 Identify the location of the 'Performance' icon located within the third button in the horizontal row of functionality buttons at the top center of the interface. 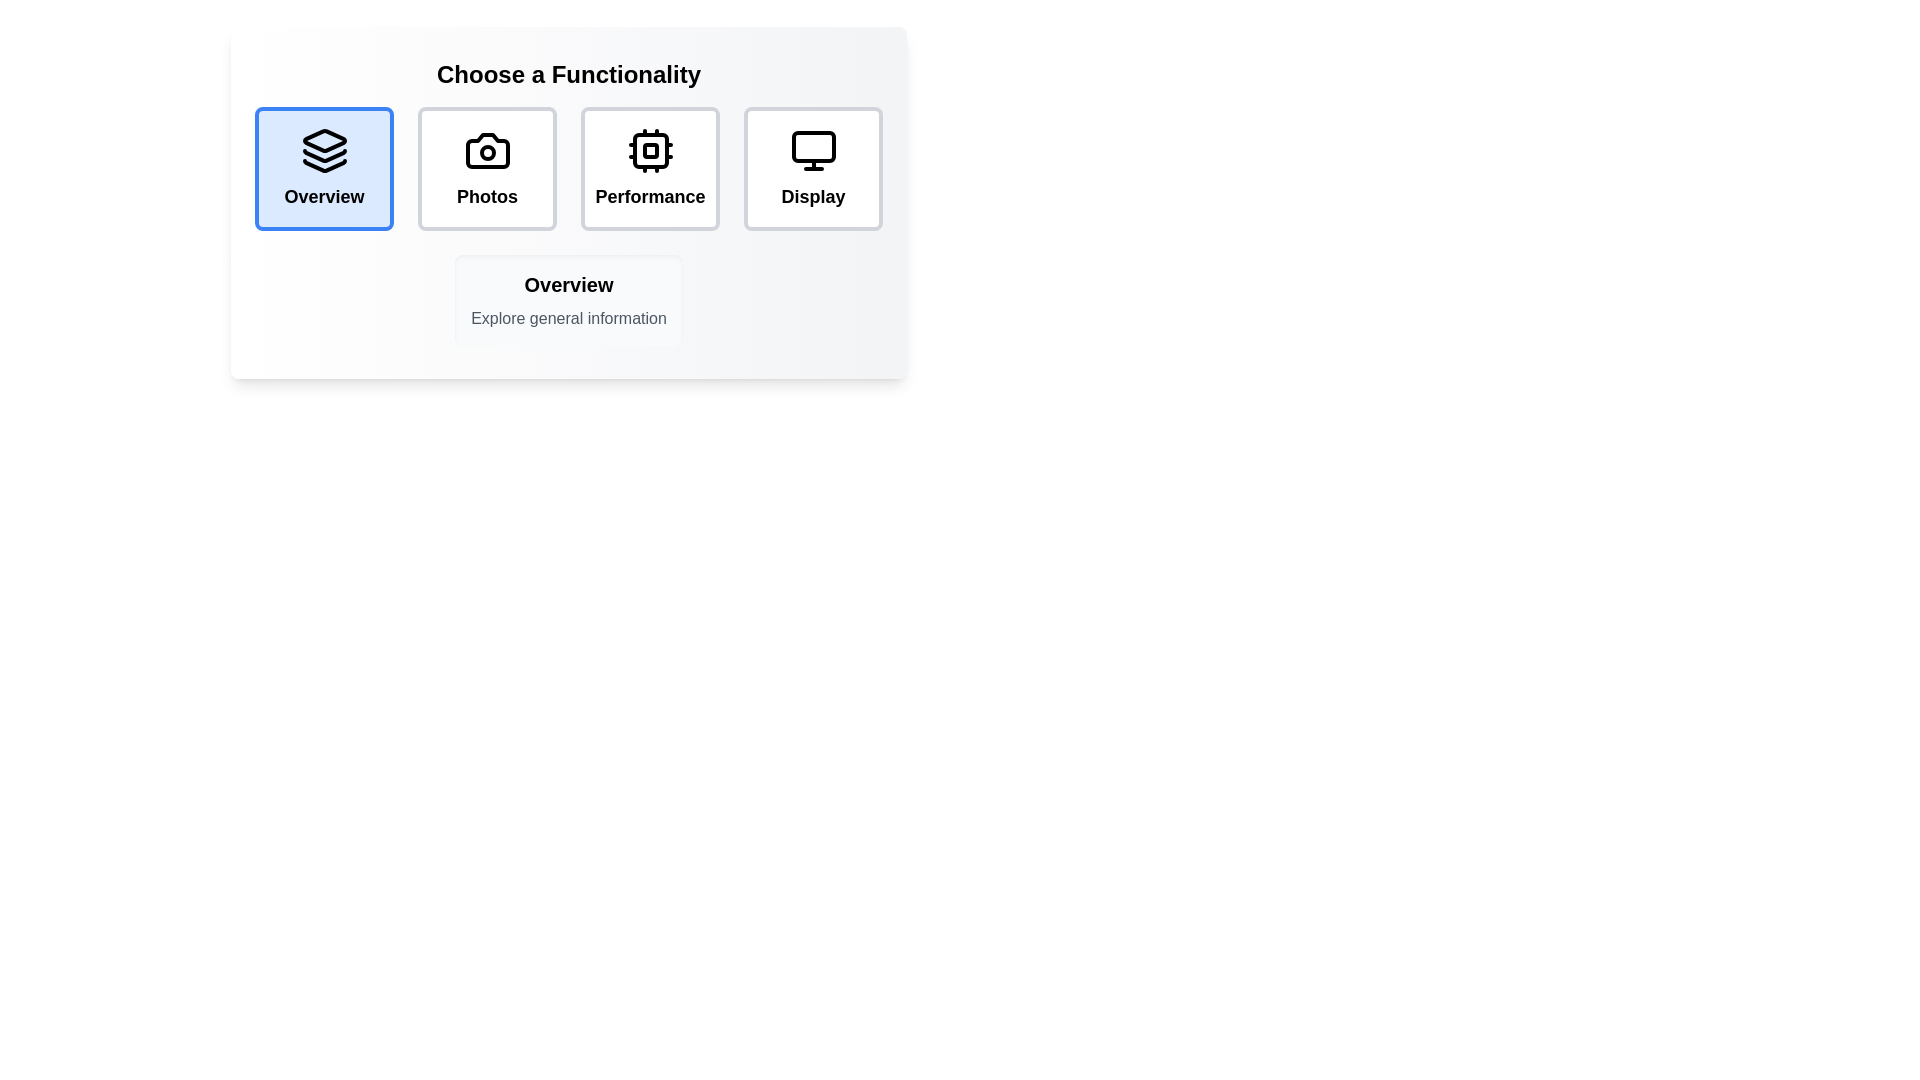
(650, 149).